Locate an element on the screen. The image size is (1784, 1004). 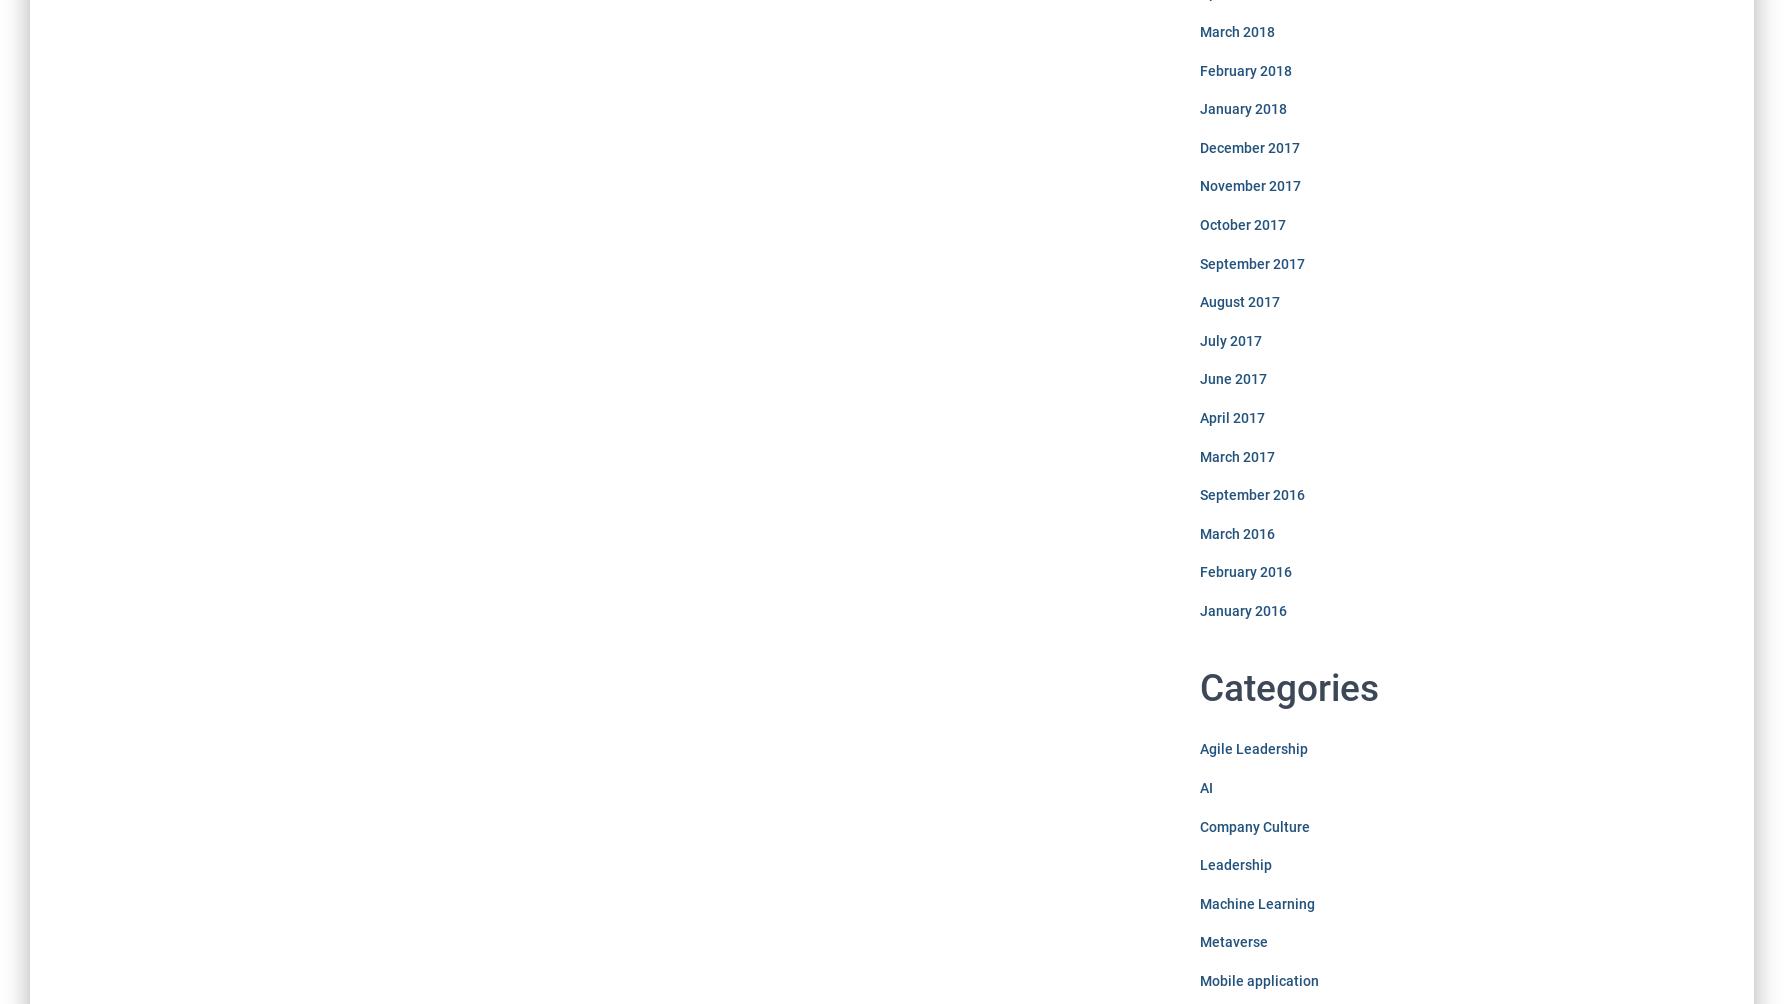
'July 2017' is located at coordinates (1229, 339).